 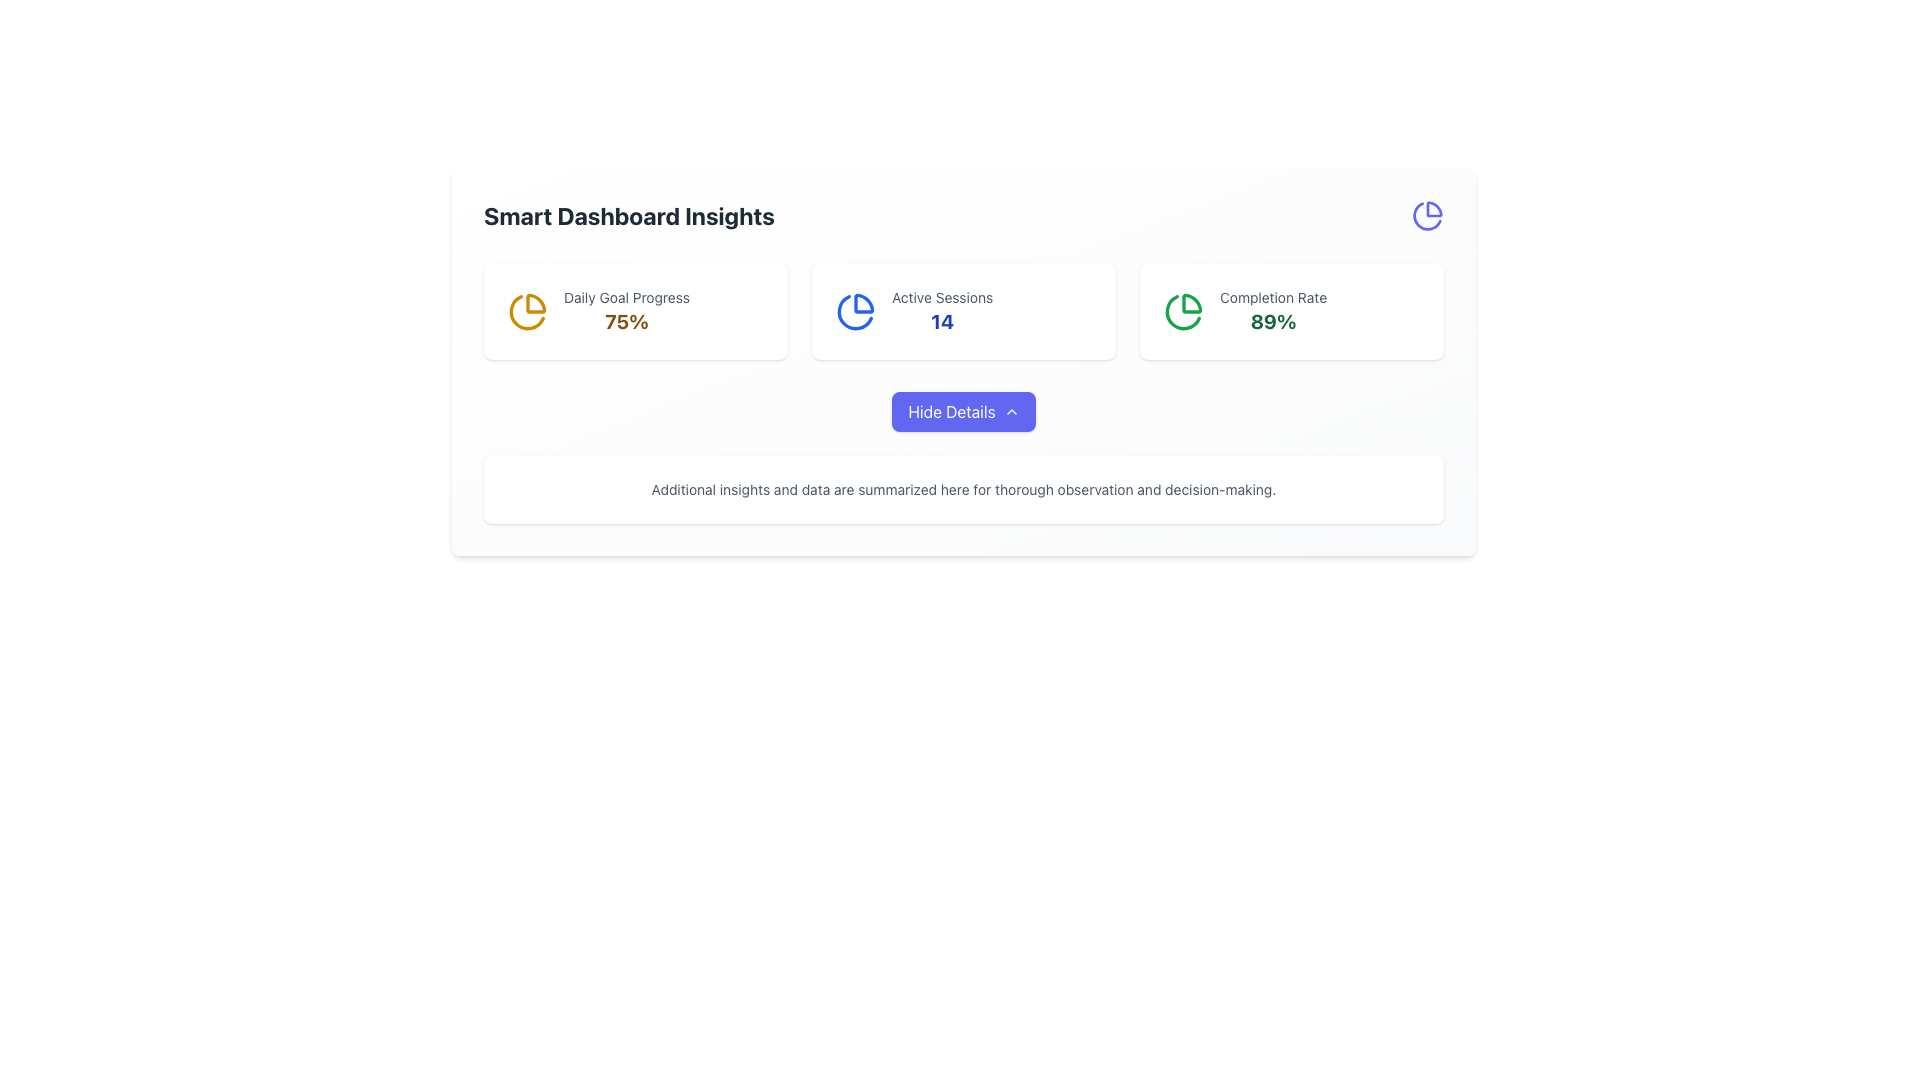 What do you see at coordinates (628, 216) in the screenshot?
I see `text from the prominent text label reading 'Smart Dashboard Insights' located at the top of the interface` at bounding box center [628, 216].